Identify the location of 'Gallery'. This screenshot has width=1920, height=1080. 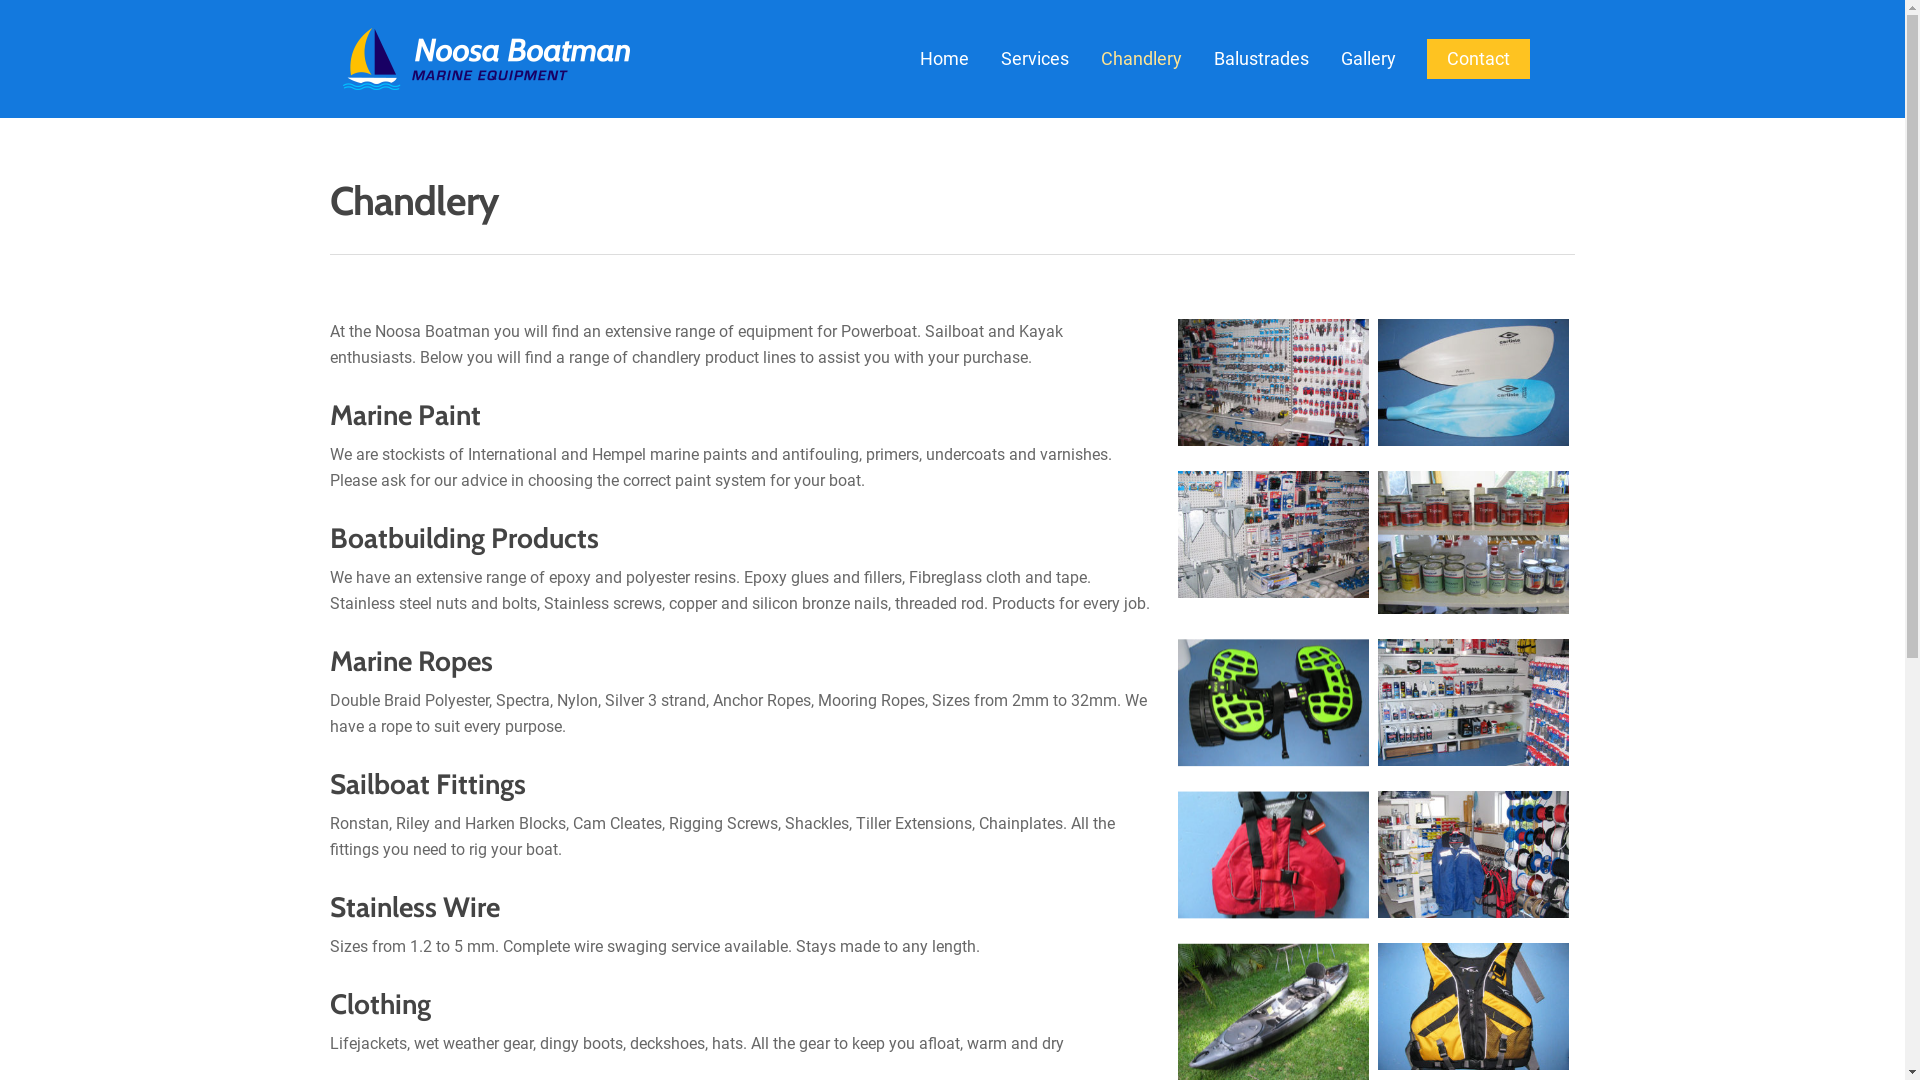
(1367, 57).